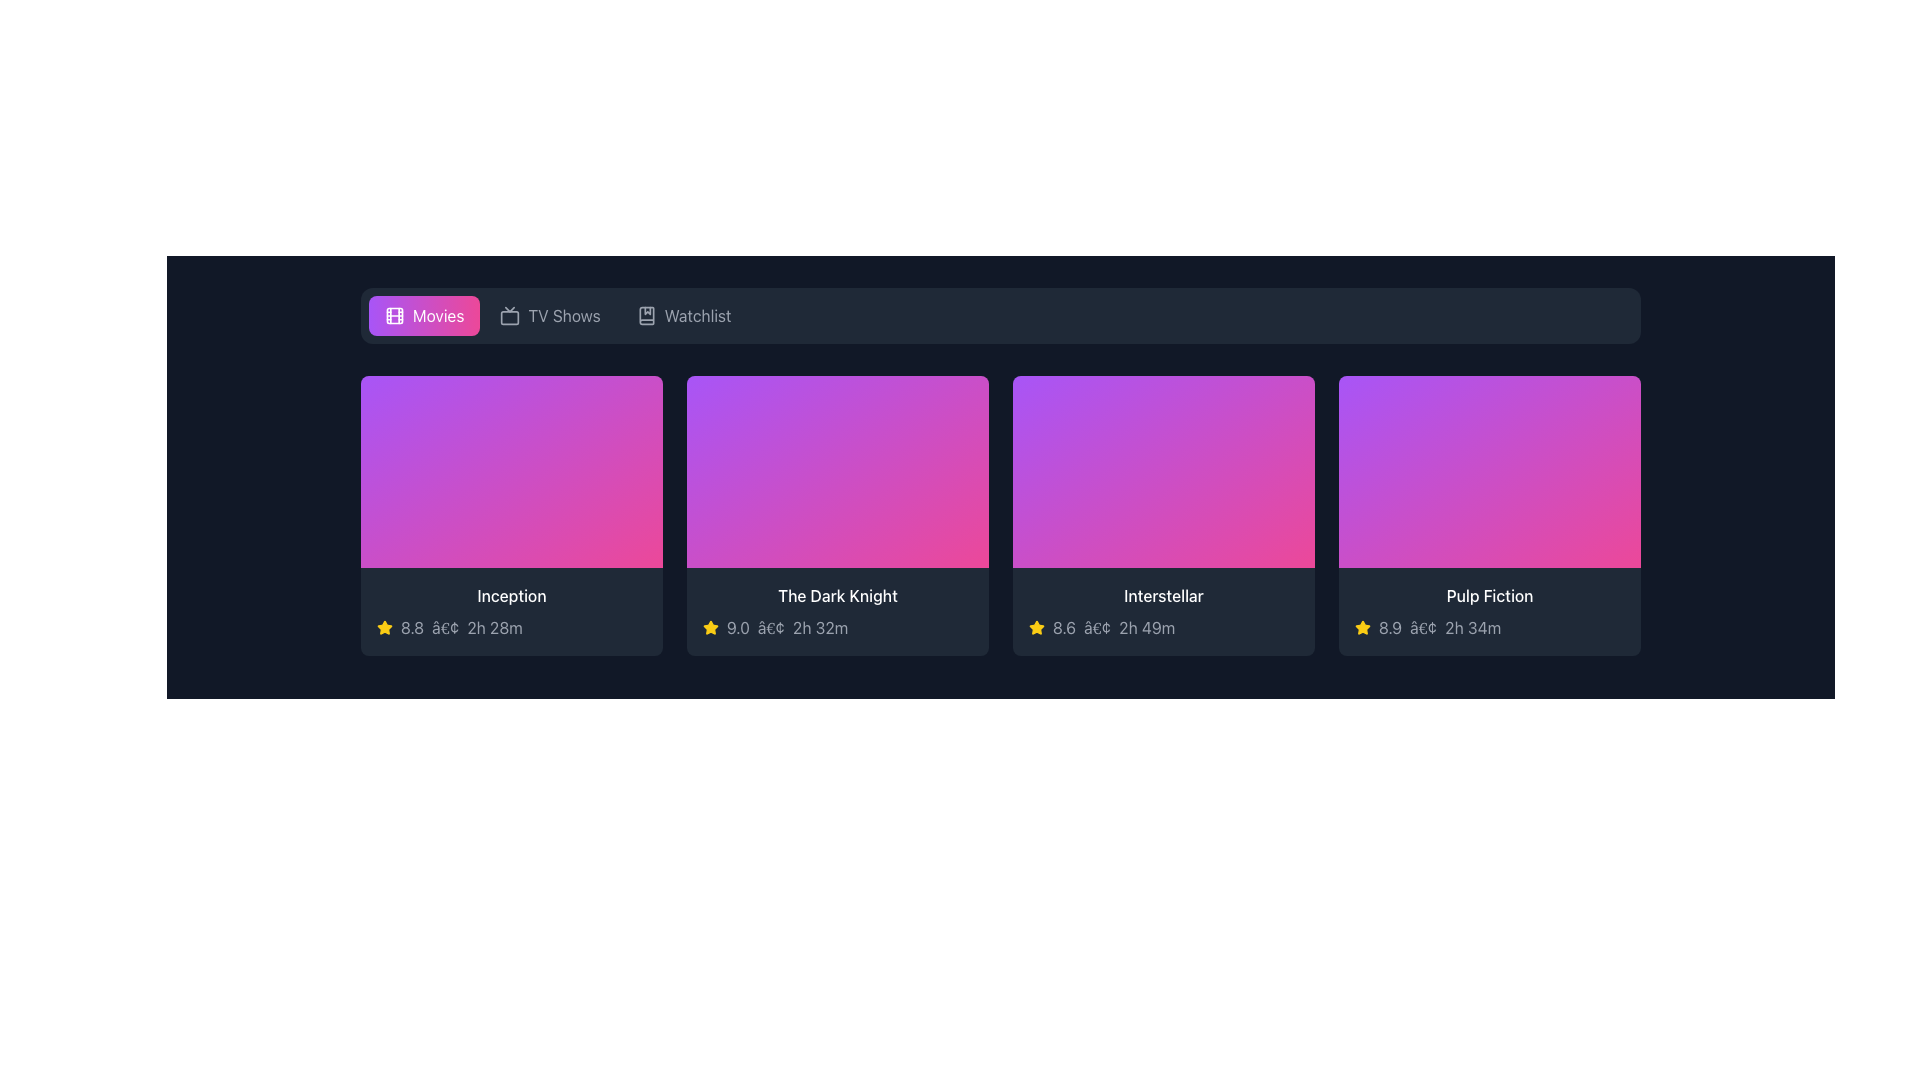 The image size is (1920, 1080). I want to click on the bullet point text element that is positioned between the rating '9.0' and the duration '2h 32m', so click(770, 627).